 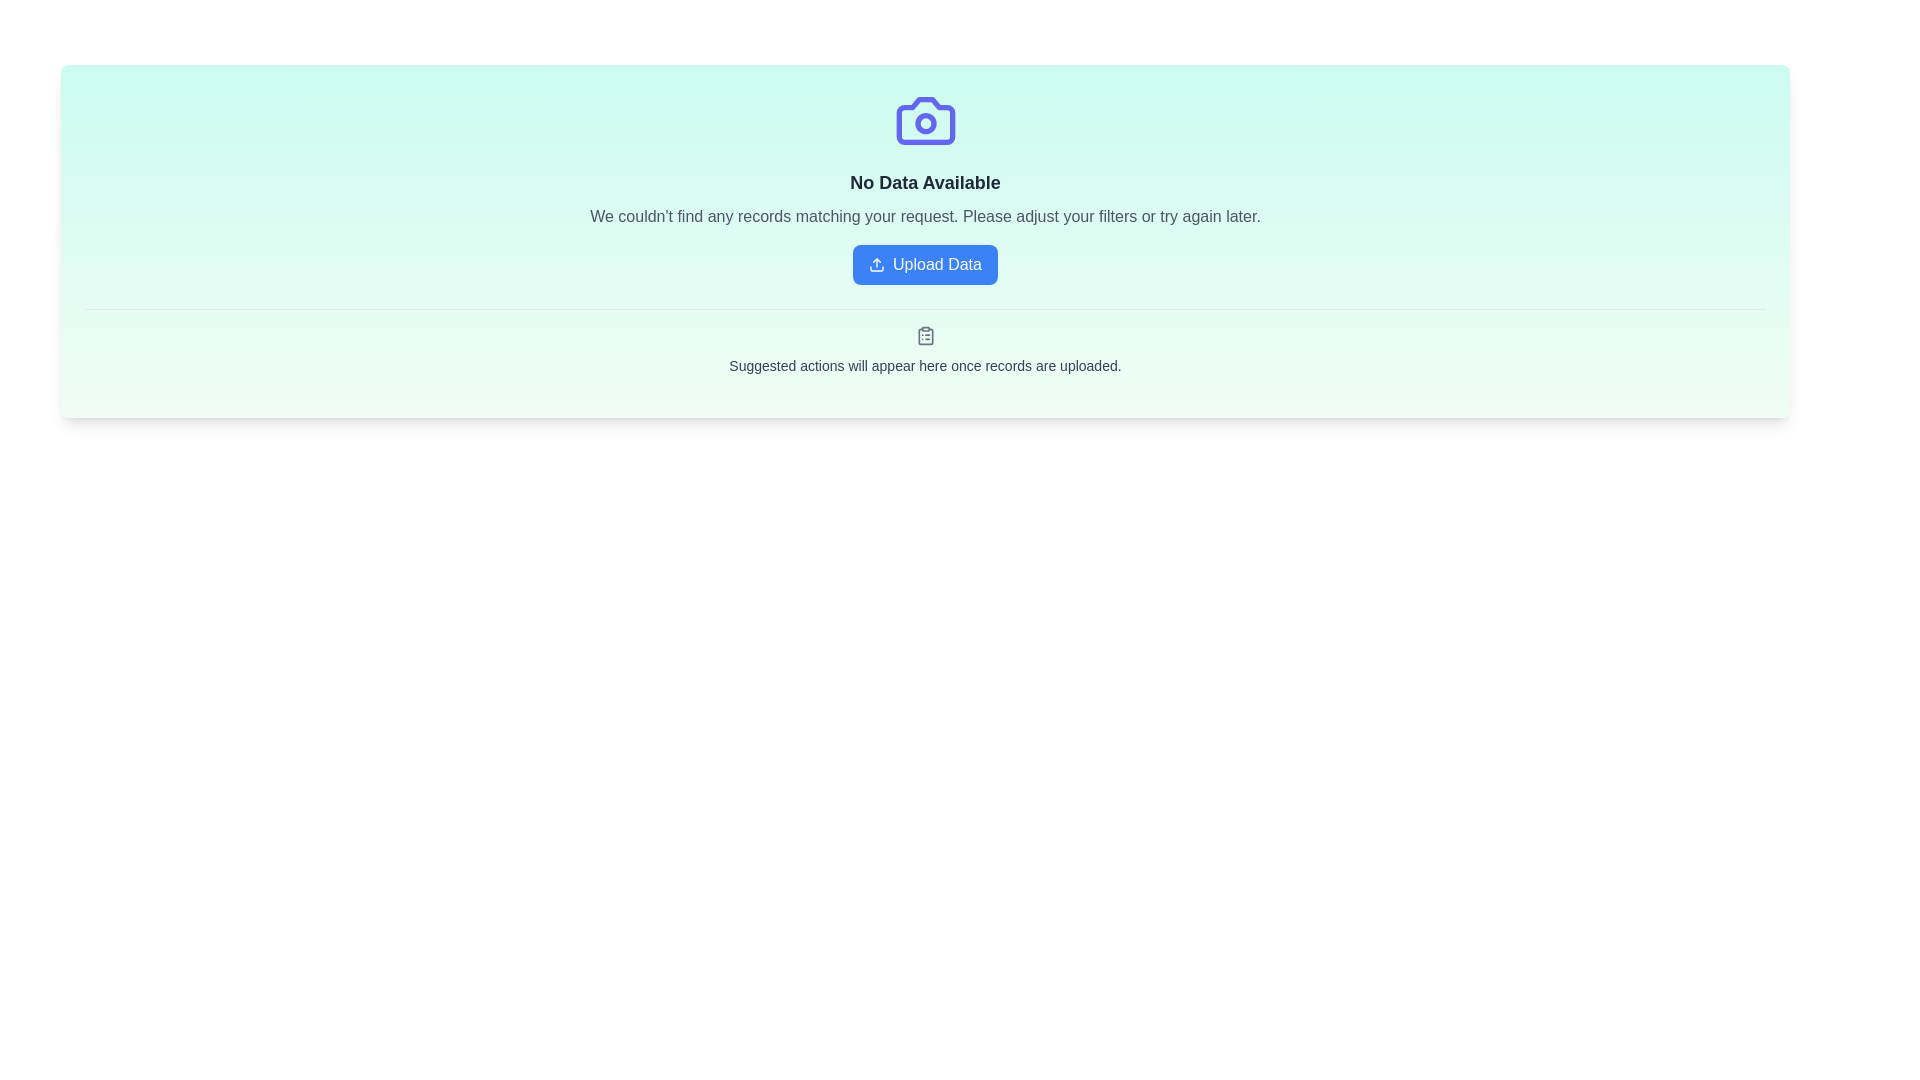 What do you see at coordinates (924, 216) in the screenshot?
I see `the text label that displays the message: 'We couldn't find any records matching your request. Please adjust your filters or try again later,' which is styled in gray and positioned below the title 'No Data Available.'` at bounding box center [924, 216].